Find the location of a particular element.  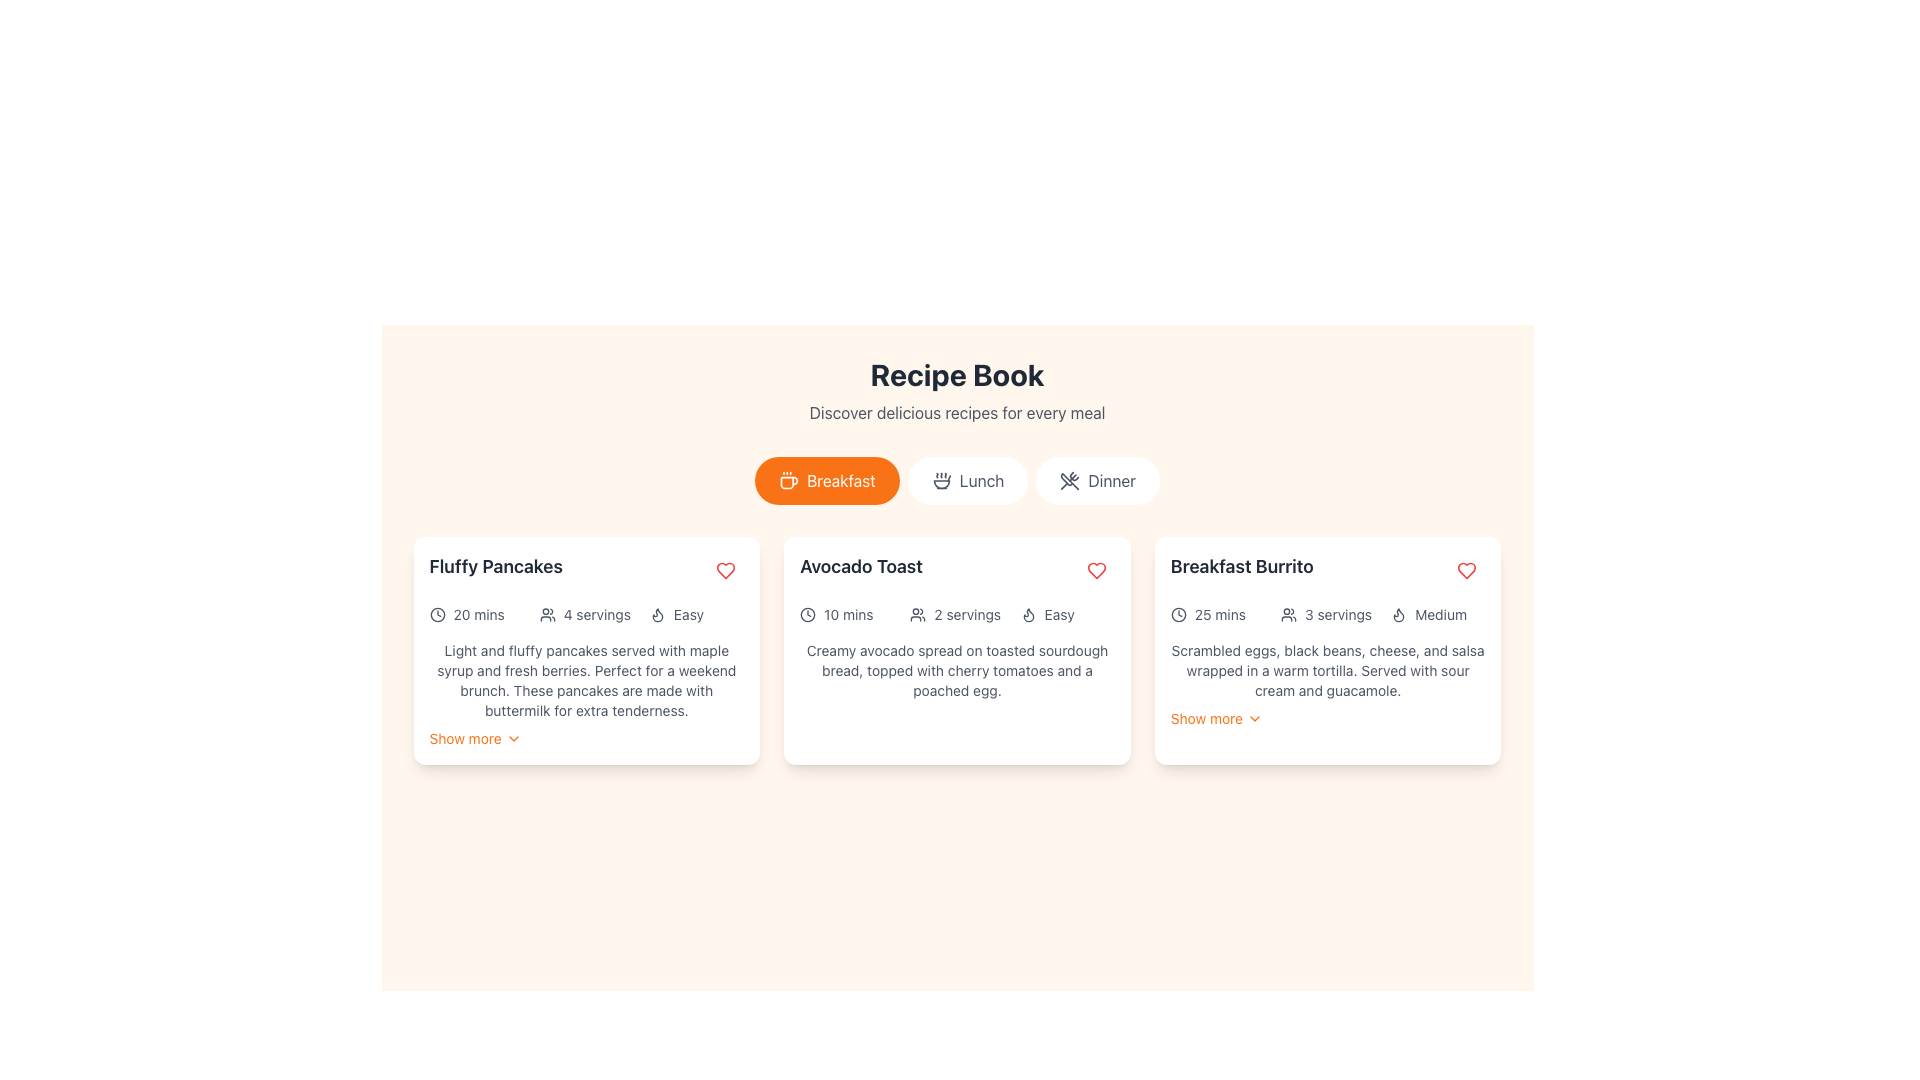

the '25 mins' text label with the clock icon in the recipe card for 'Breakfast Burrito' located at the top left portion of the recipe details is located at coordinates (1216, 613).